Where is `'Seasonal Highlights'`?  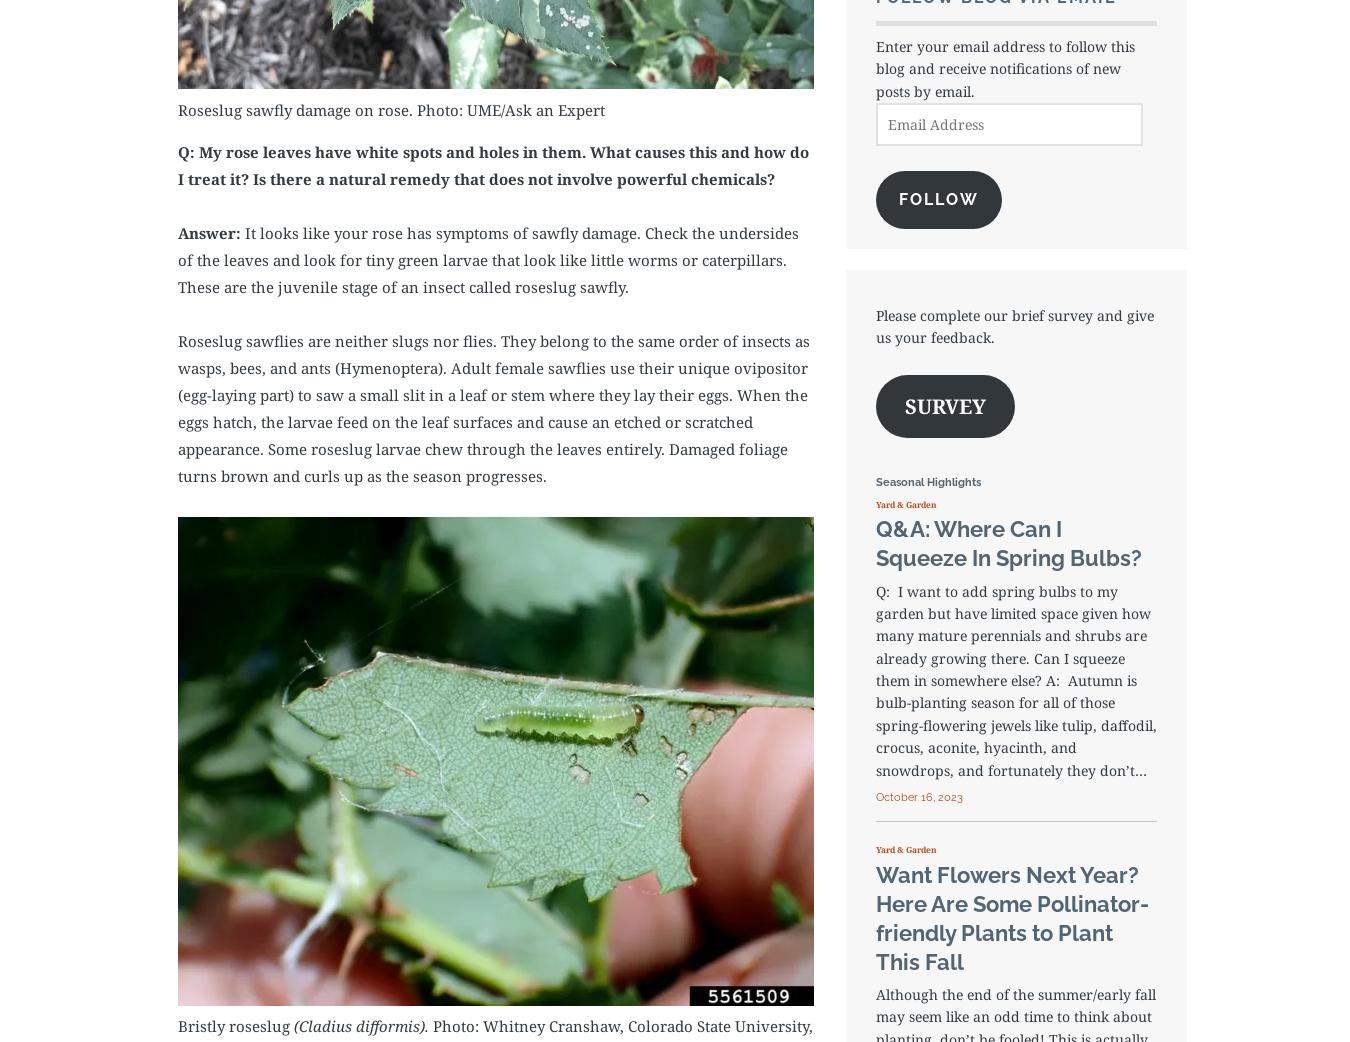
'Seasonal Highlights' is located at coordinates (926, 482).